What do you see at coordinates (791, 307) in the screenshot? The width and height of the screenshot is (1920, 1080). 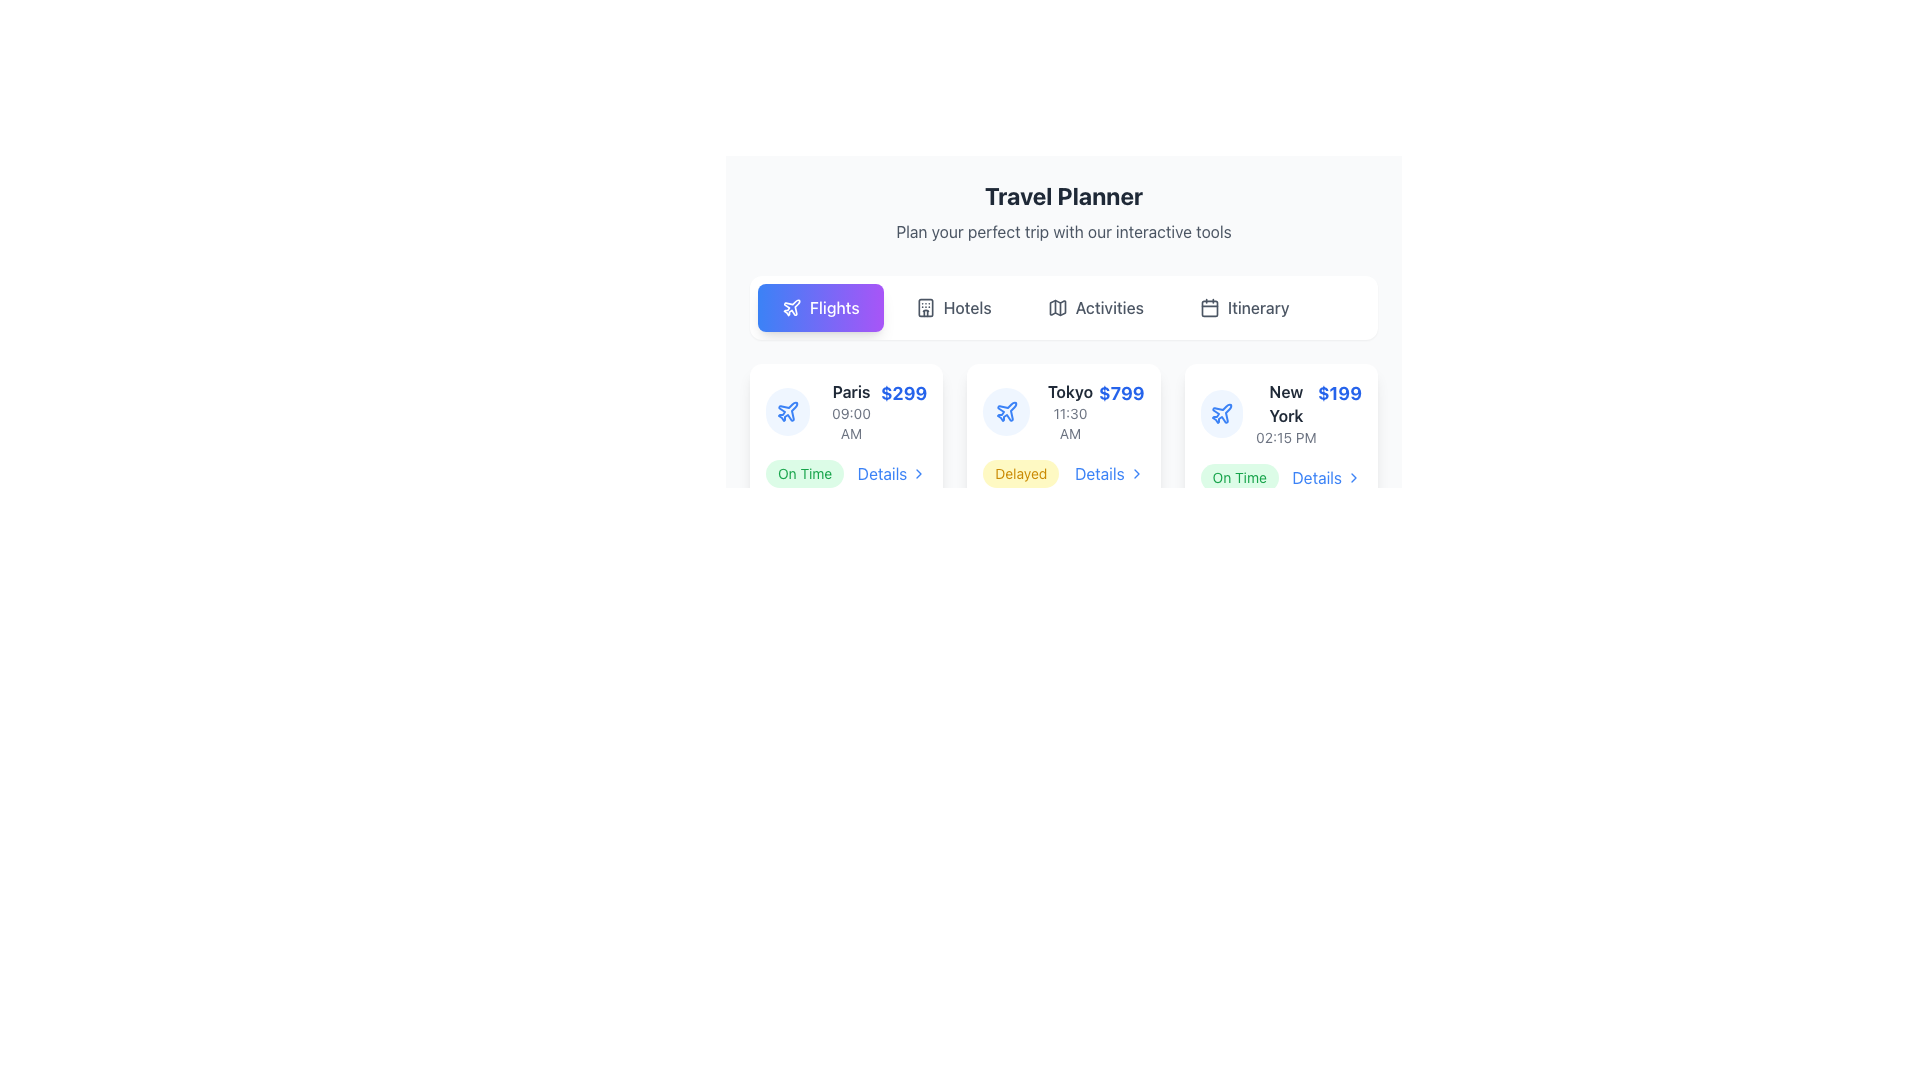 I see `the airplane icon in the 'Flights' section of the navigation bar, which serves as a visual cue for flight information` at bounding box center [791, 307].